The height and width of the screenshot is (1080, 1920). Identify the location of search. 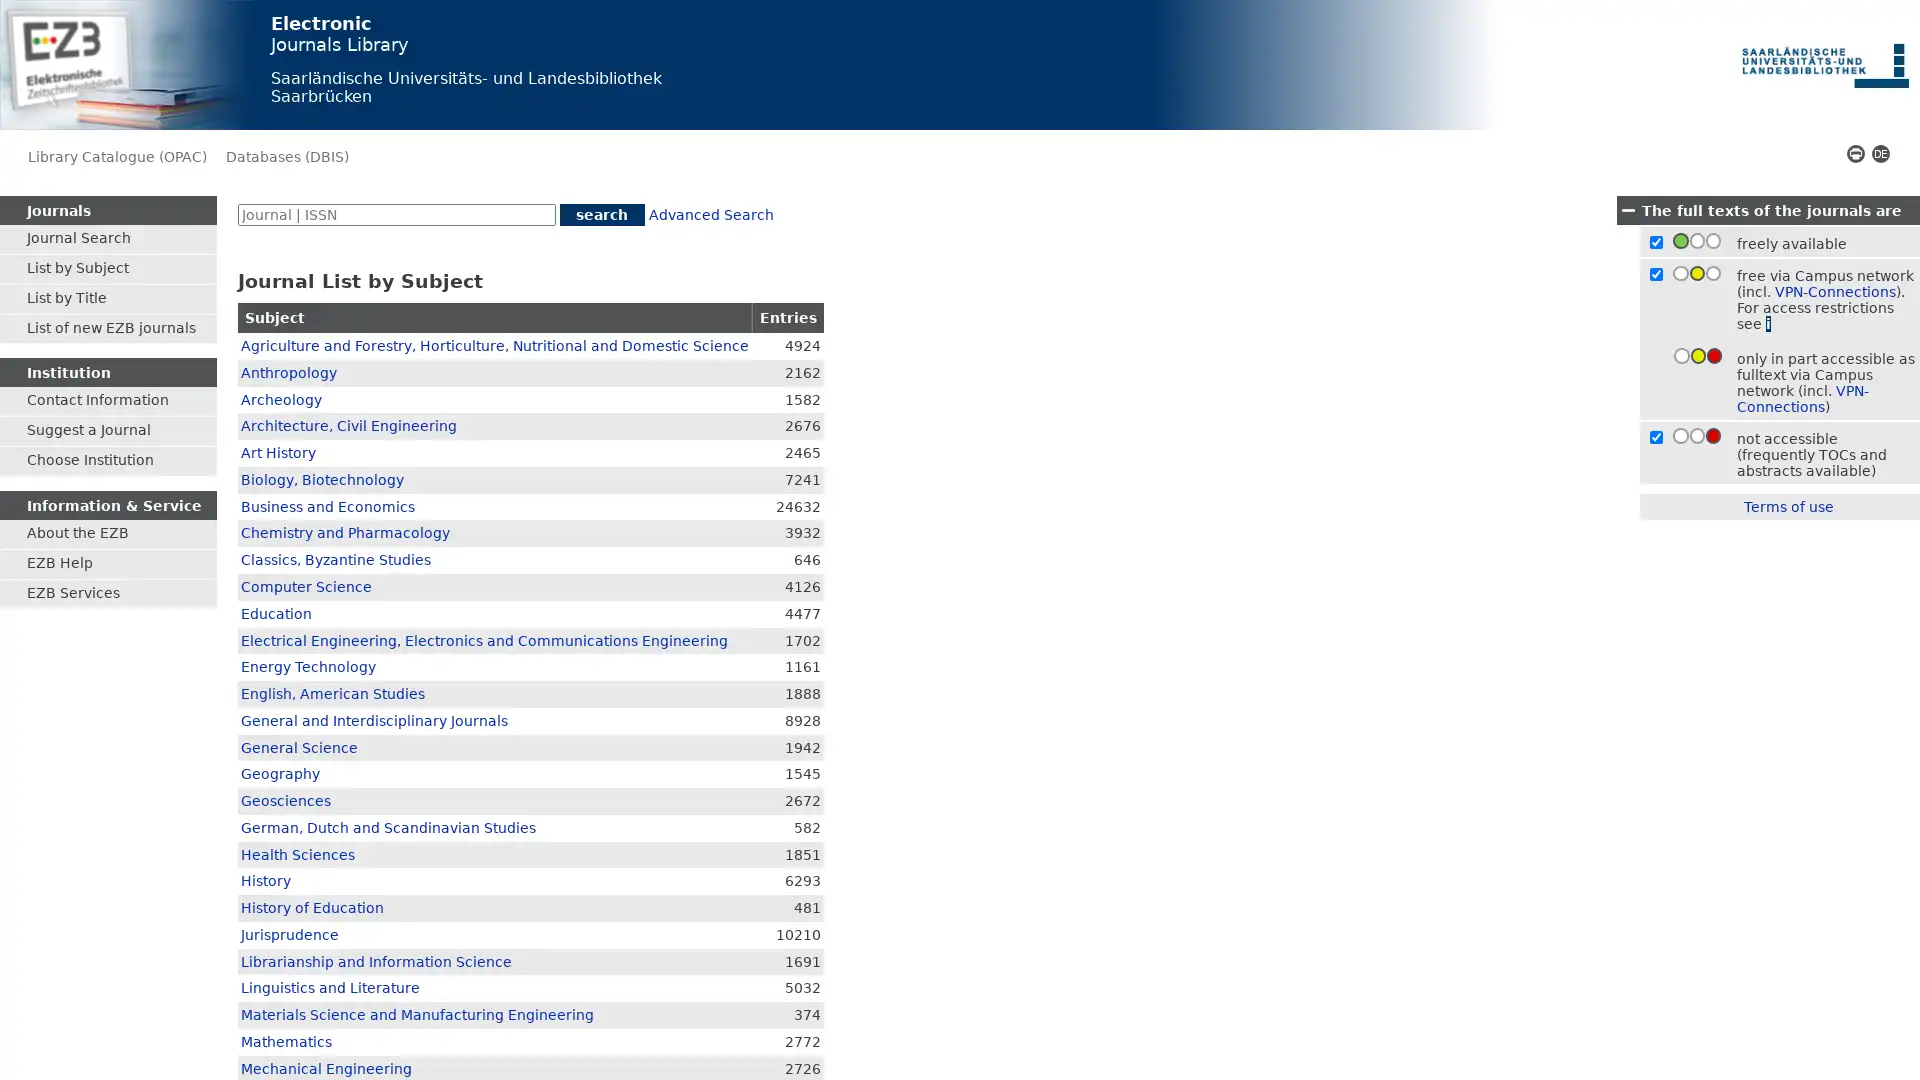
(600, 215).